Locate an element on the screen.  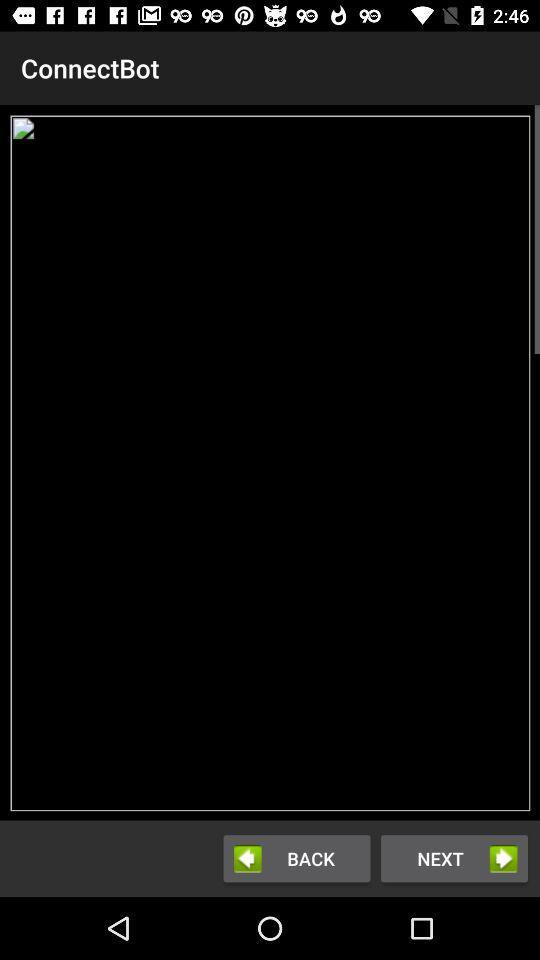
back is located at coordinates (296, 857).